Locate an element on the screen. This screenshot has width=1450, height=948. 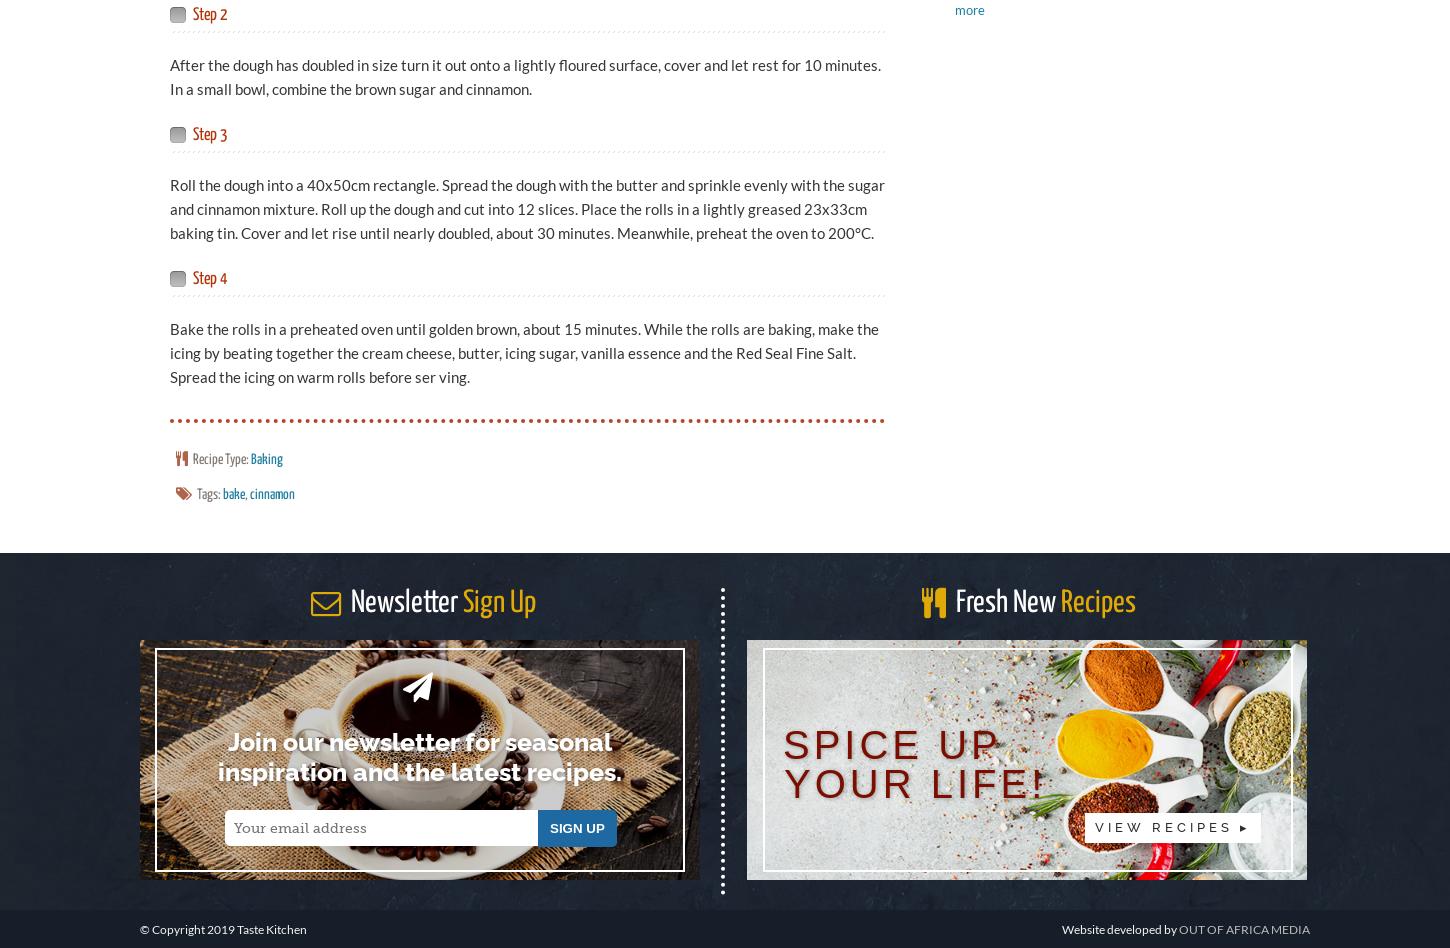
'Step 2' is located at coordinates (209, 15).